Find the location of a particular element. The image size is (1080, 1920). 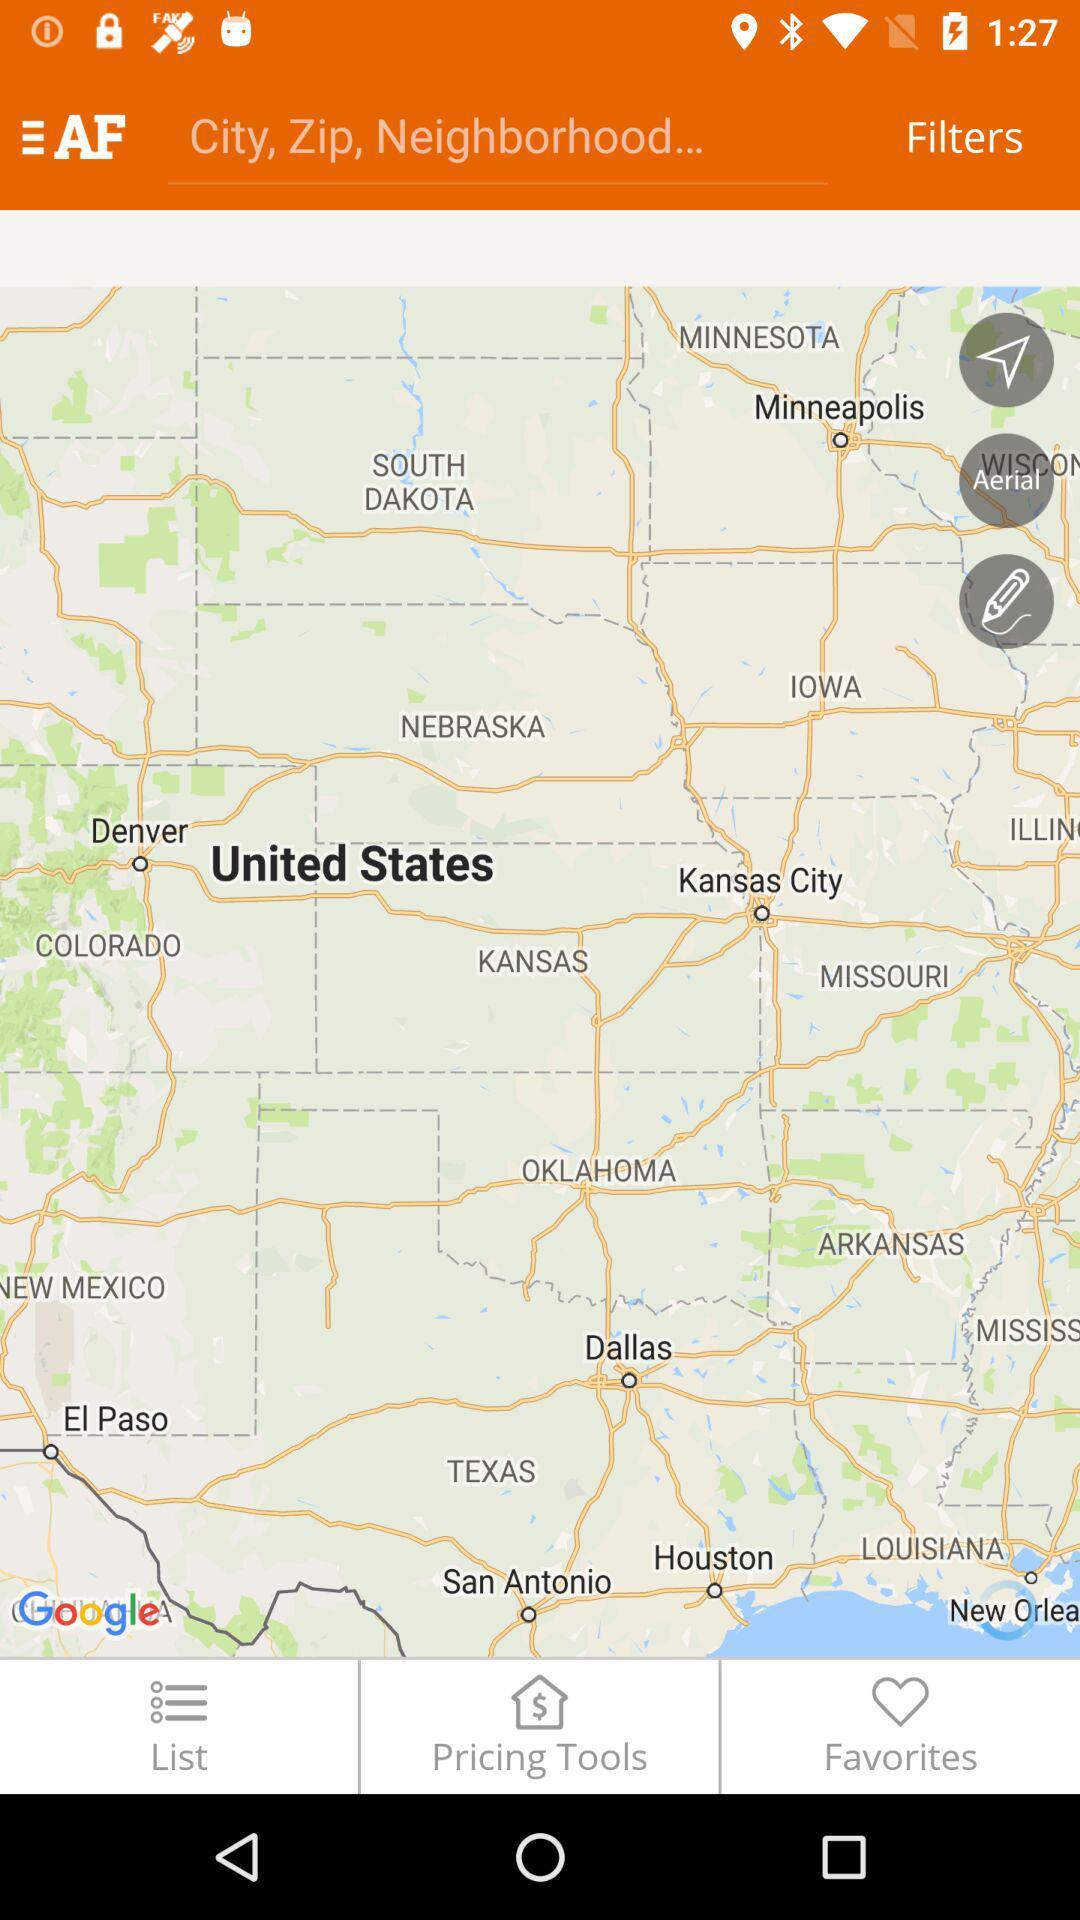

the navigation icon is located at coordinates (1006, 360).